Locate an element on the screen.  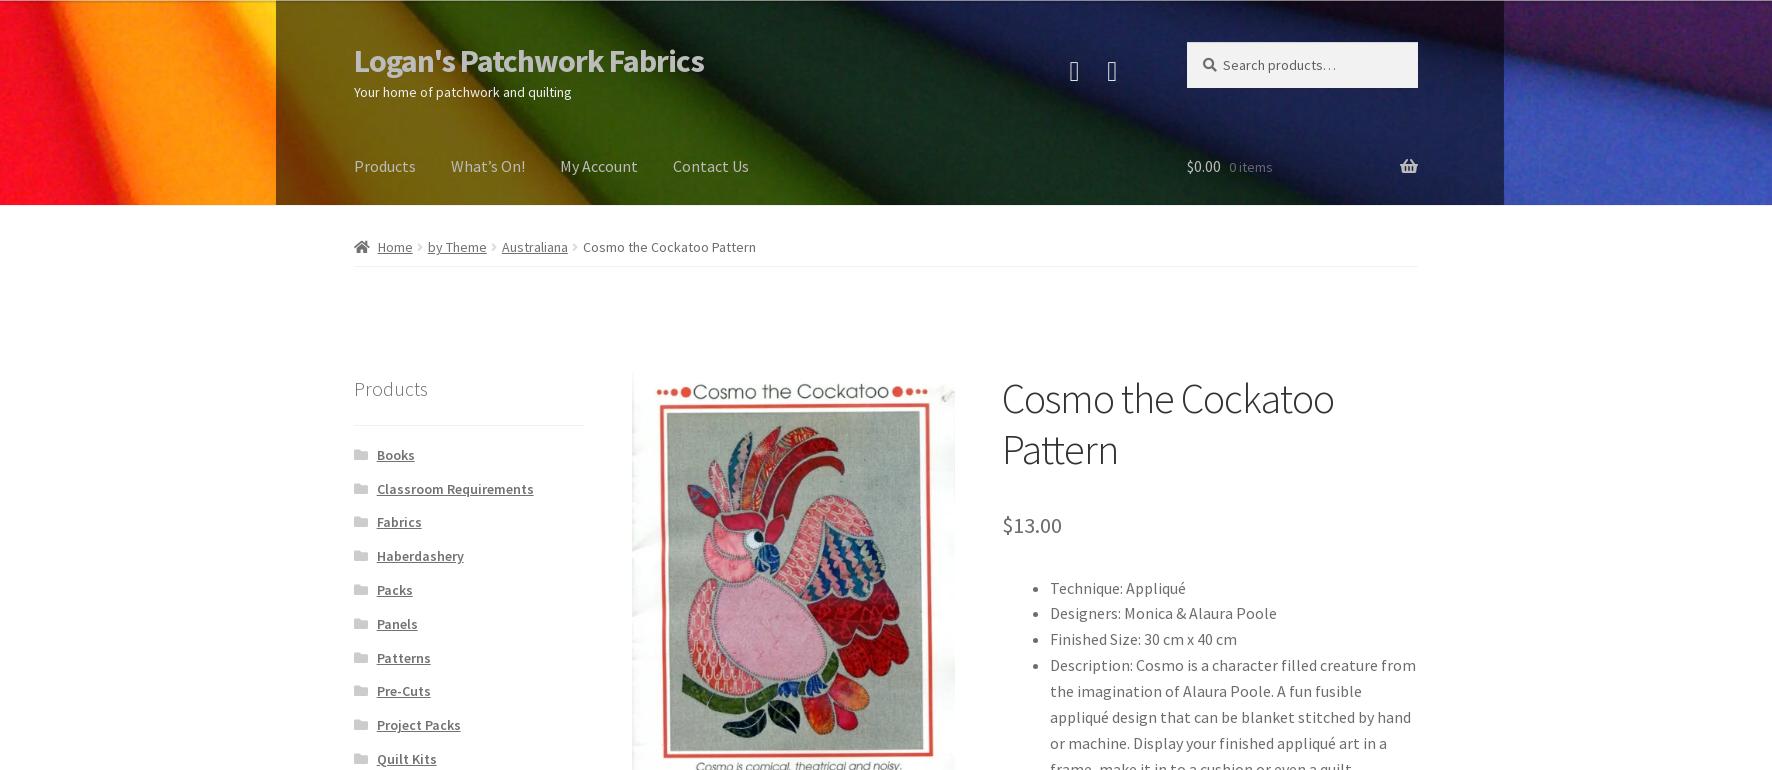
'Designers: Monica & Alaura Poole' is located at coordinates (1161, 612).